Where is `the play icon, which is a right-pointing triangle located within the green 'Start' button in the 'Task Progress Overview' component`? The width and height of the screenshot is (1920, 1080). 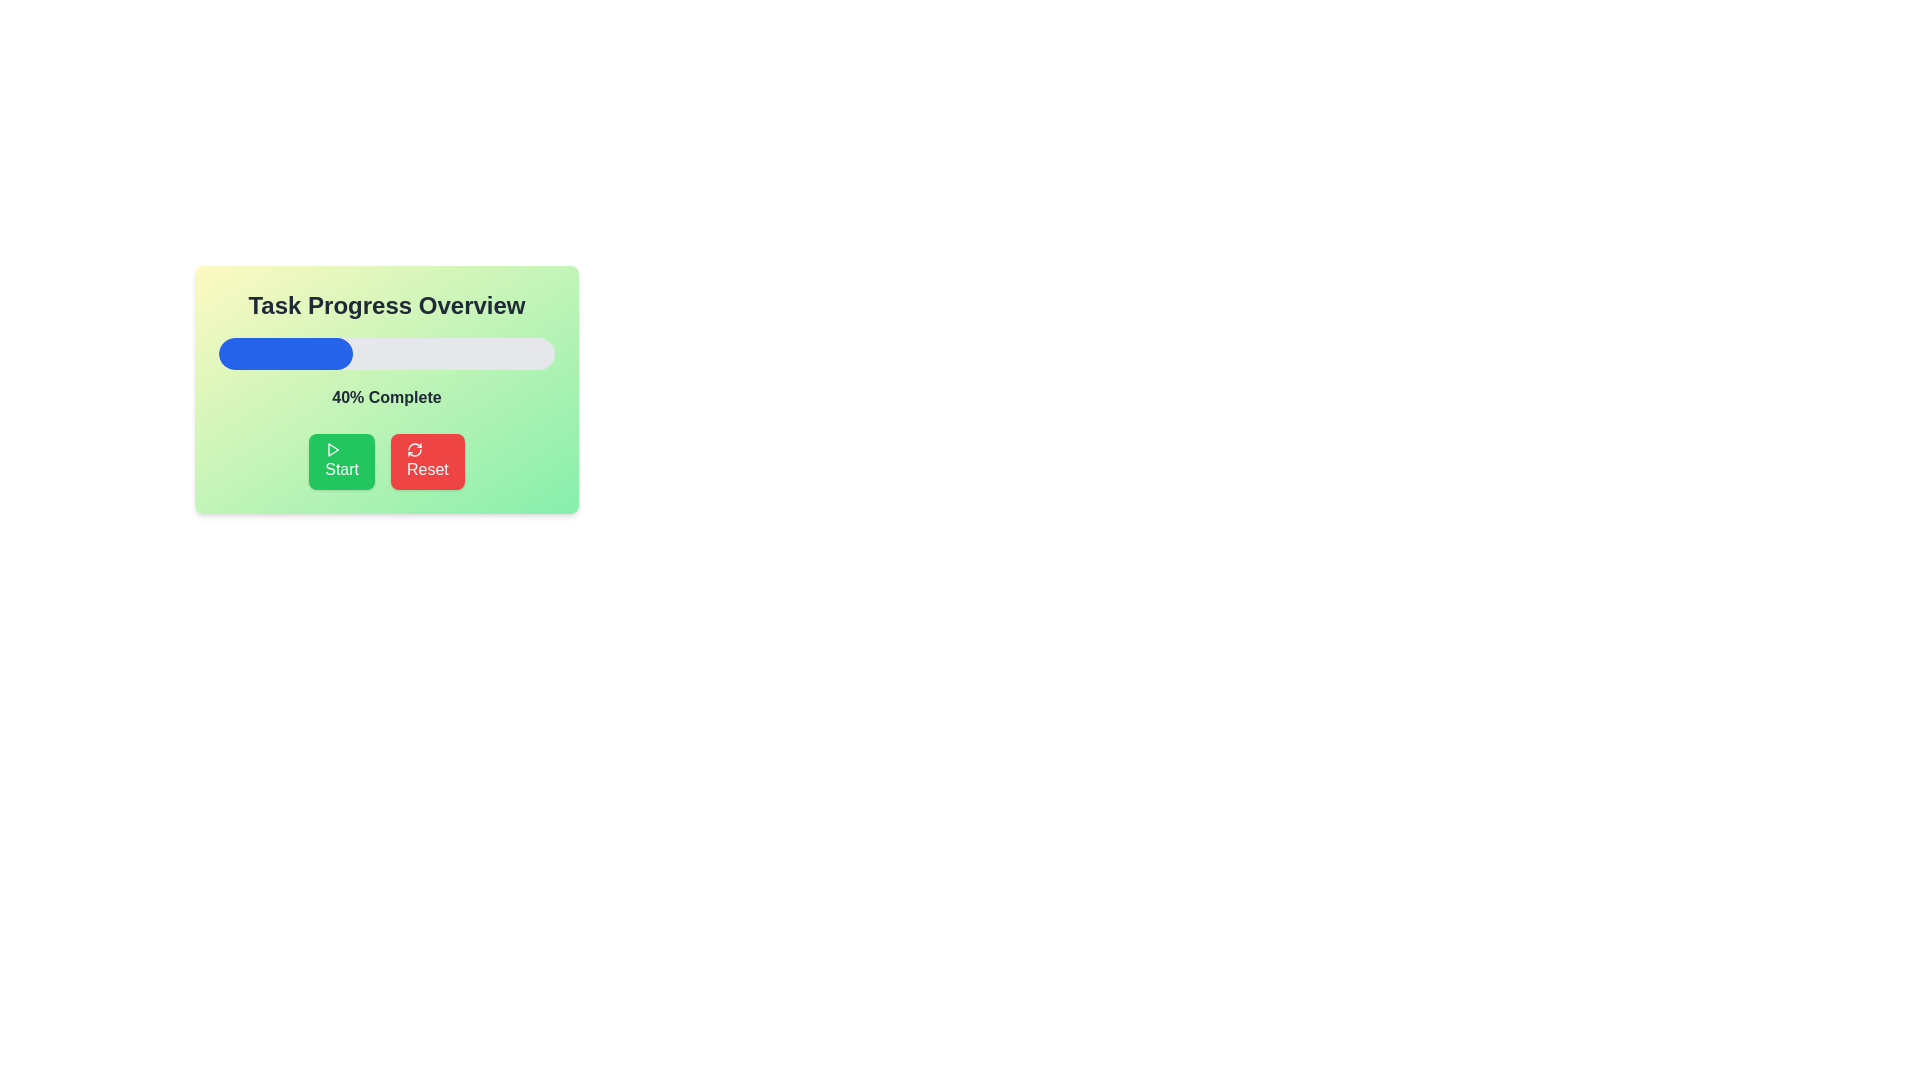 the play icon, which is a right-pointing triangle located within the green 'Start' button in the 'Task Progress Overview' component is located at coordinates (333, 450).